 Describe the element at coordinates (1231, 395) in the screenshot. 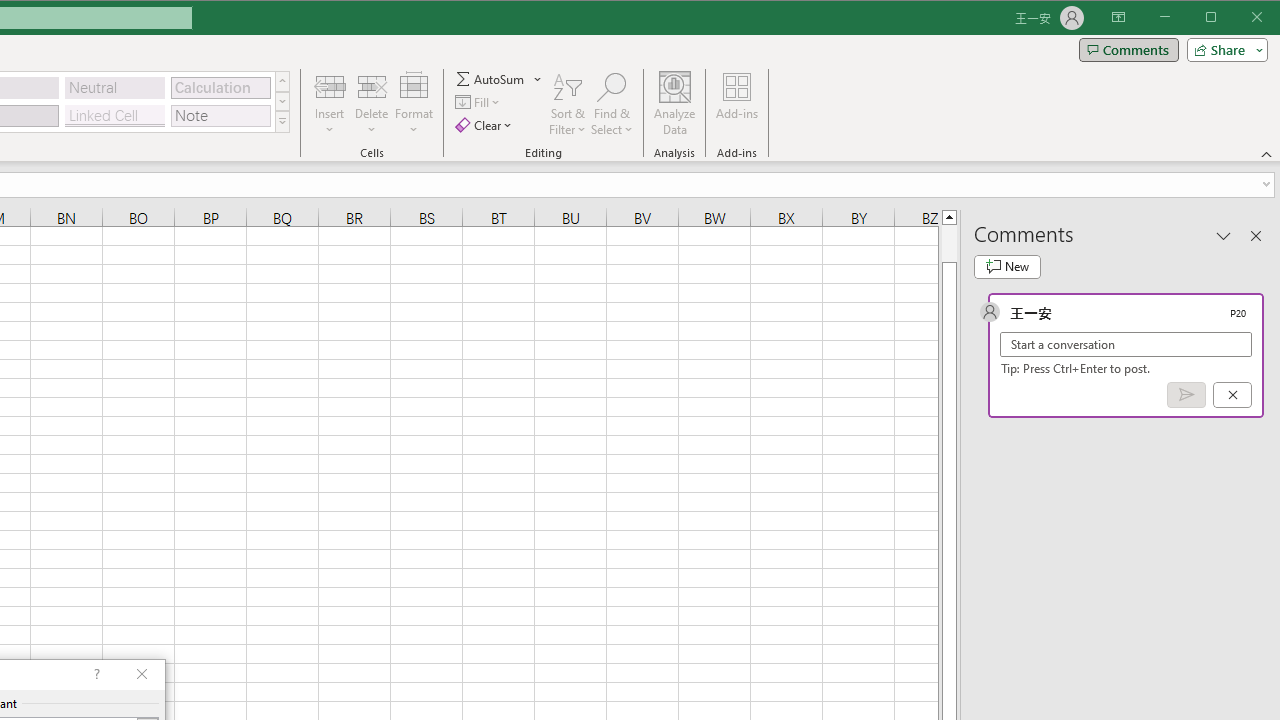

I see `'Cancel'` at that location.